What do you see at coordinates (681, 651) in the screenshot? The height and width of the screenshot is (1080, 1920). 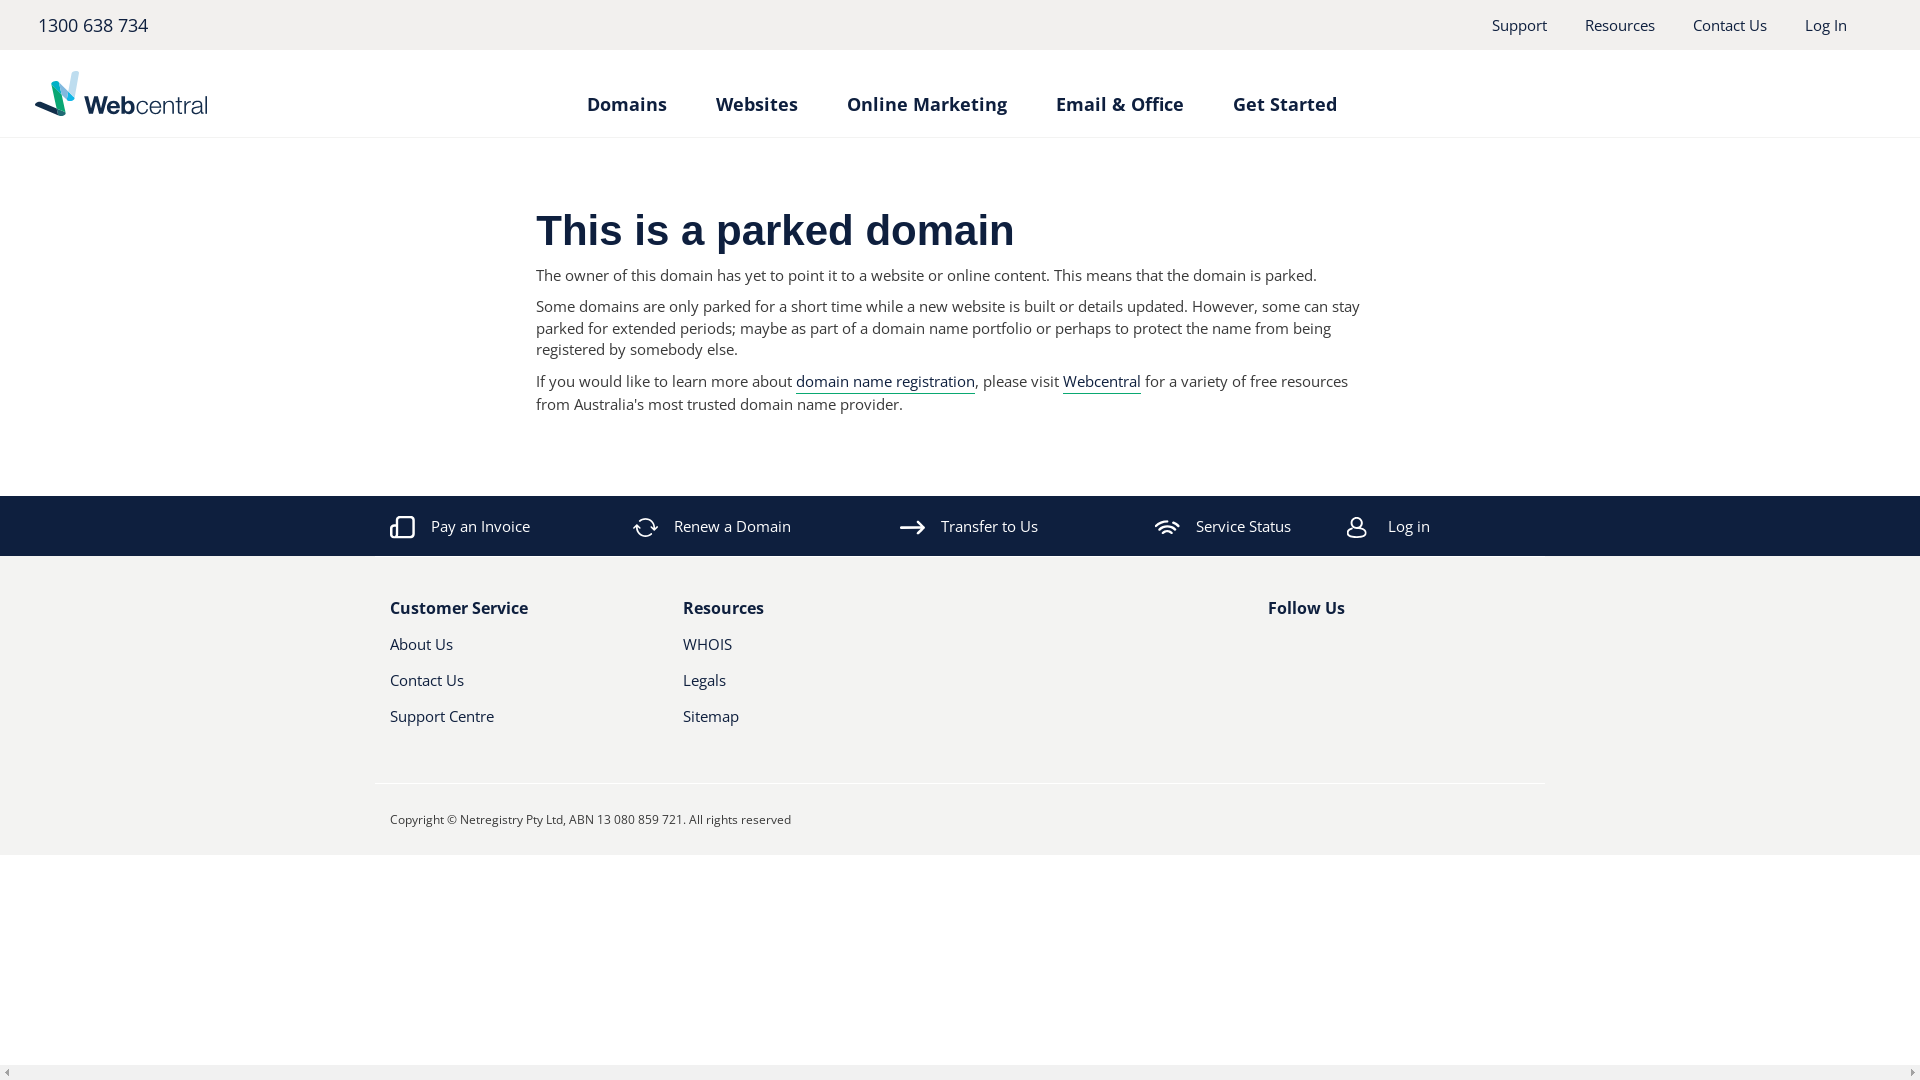 I see `'WHOIS'` at bounding box center [681, 651].